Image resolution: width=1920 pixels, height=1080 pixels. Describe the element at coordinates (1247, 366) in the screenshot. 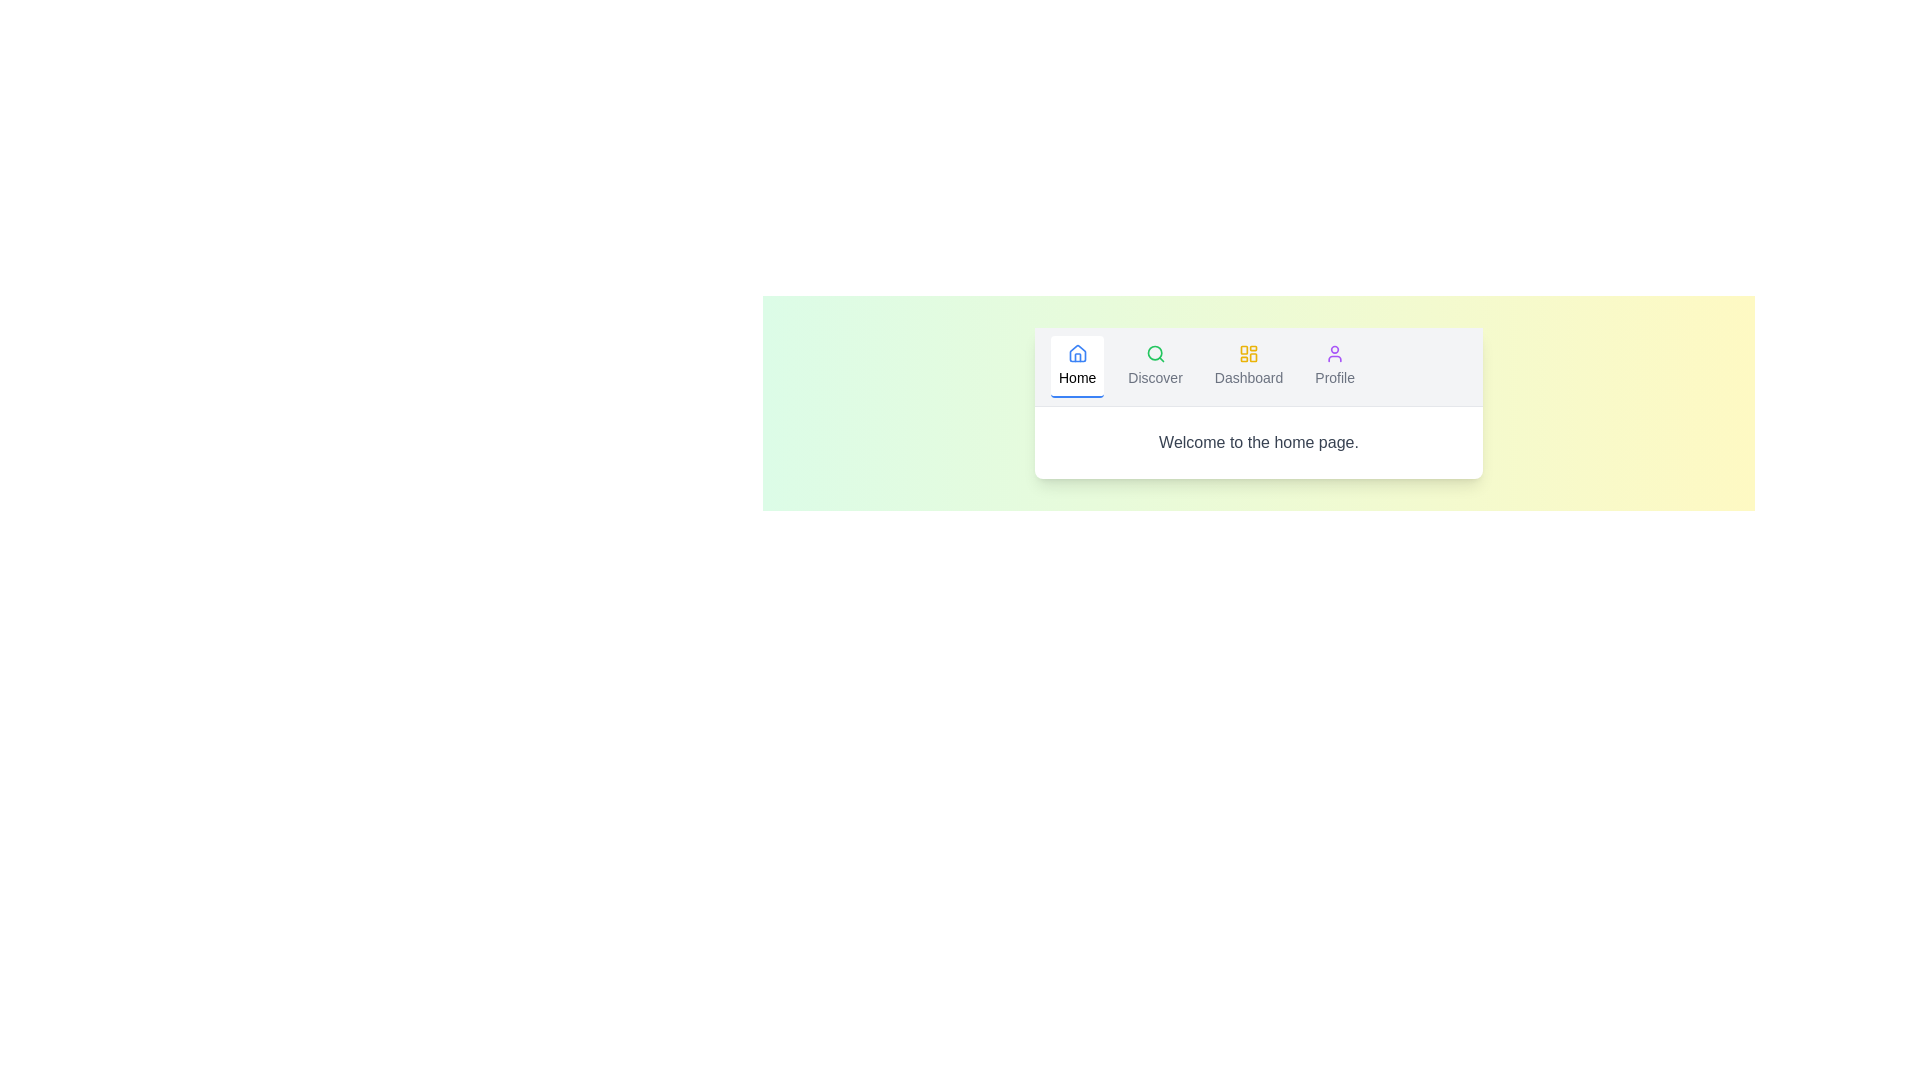

I see `the Dashboard tab to navigate to its content` at that location.